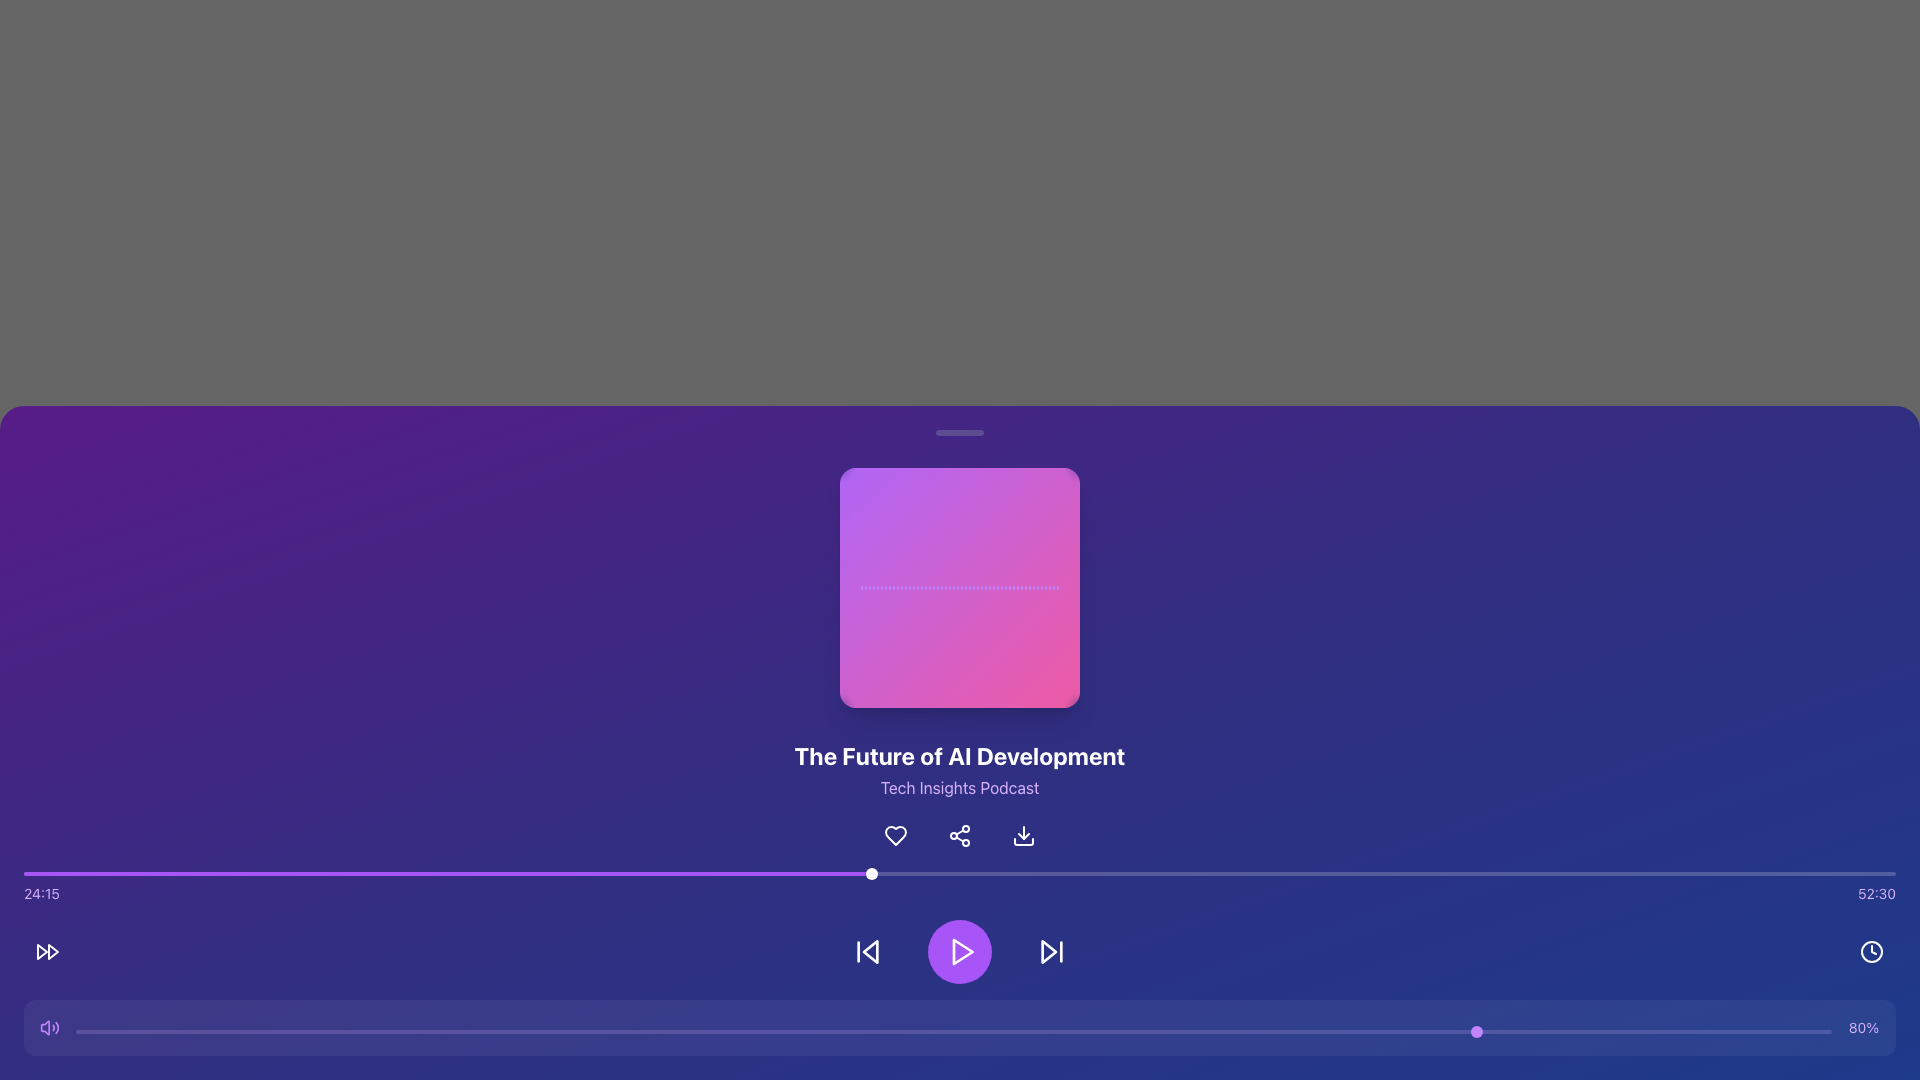  What do you see at coordinates (831, 1032) in the screenshot?
I see `the slider position` at bounding box center [831, 1032].